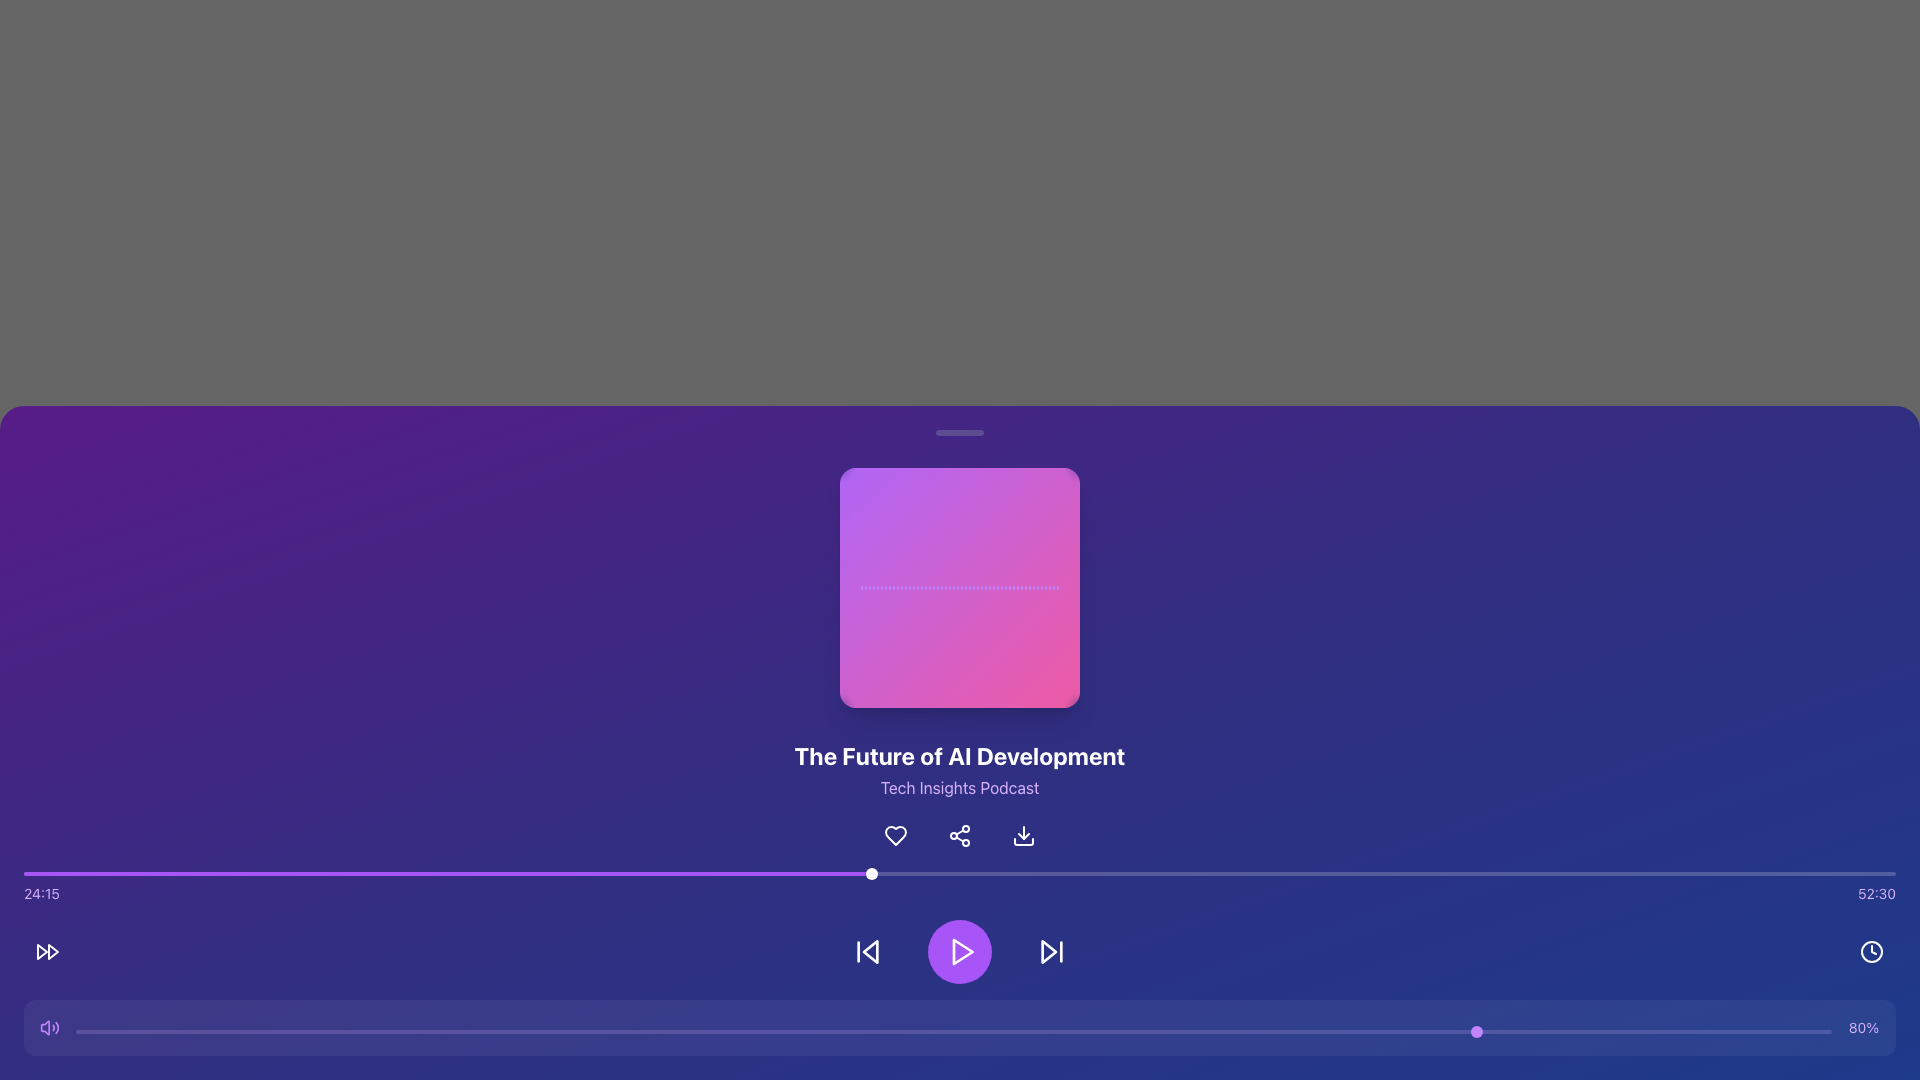  What do you see at coordinates (831, 1032) in the screenshot?
I see `the slider position` at bounding box center [831, 1032].